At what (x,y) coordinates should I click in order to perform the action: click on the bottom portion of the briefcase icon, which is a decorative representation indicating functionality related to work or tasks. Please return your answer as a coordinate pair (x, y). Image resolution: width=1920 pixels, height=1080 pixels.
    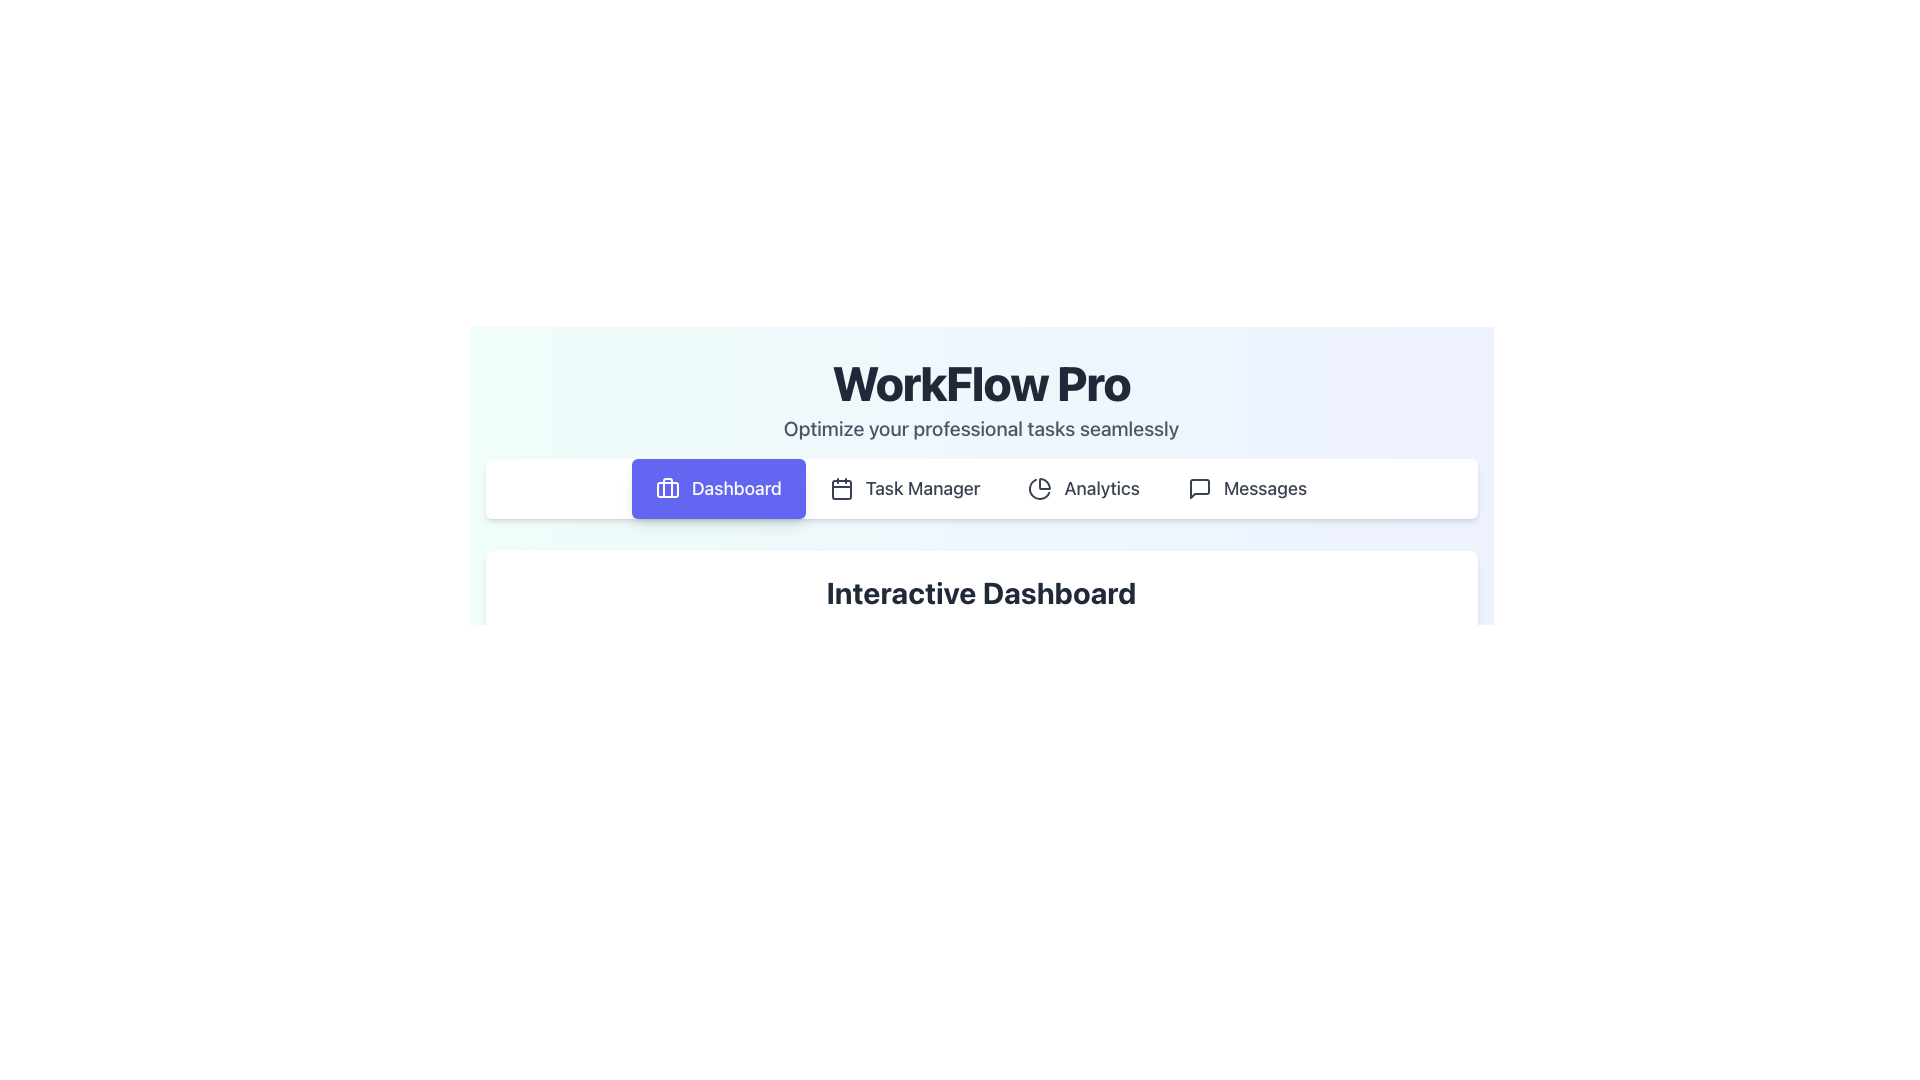
    Looking at the image, I should click on (667, 489).